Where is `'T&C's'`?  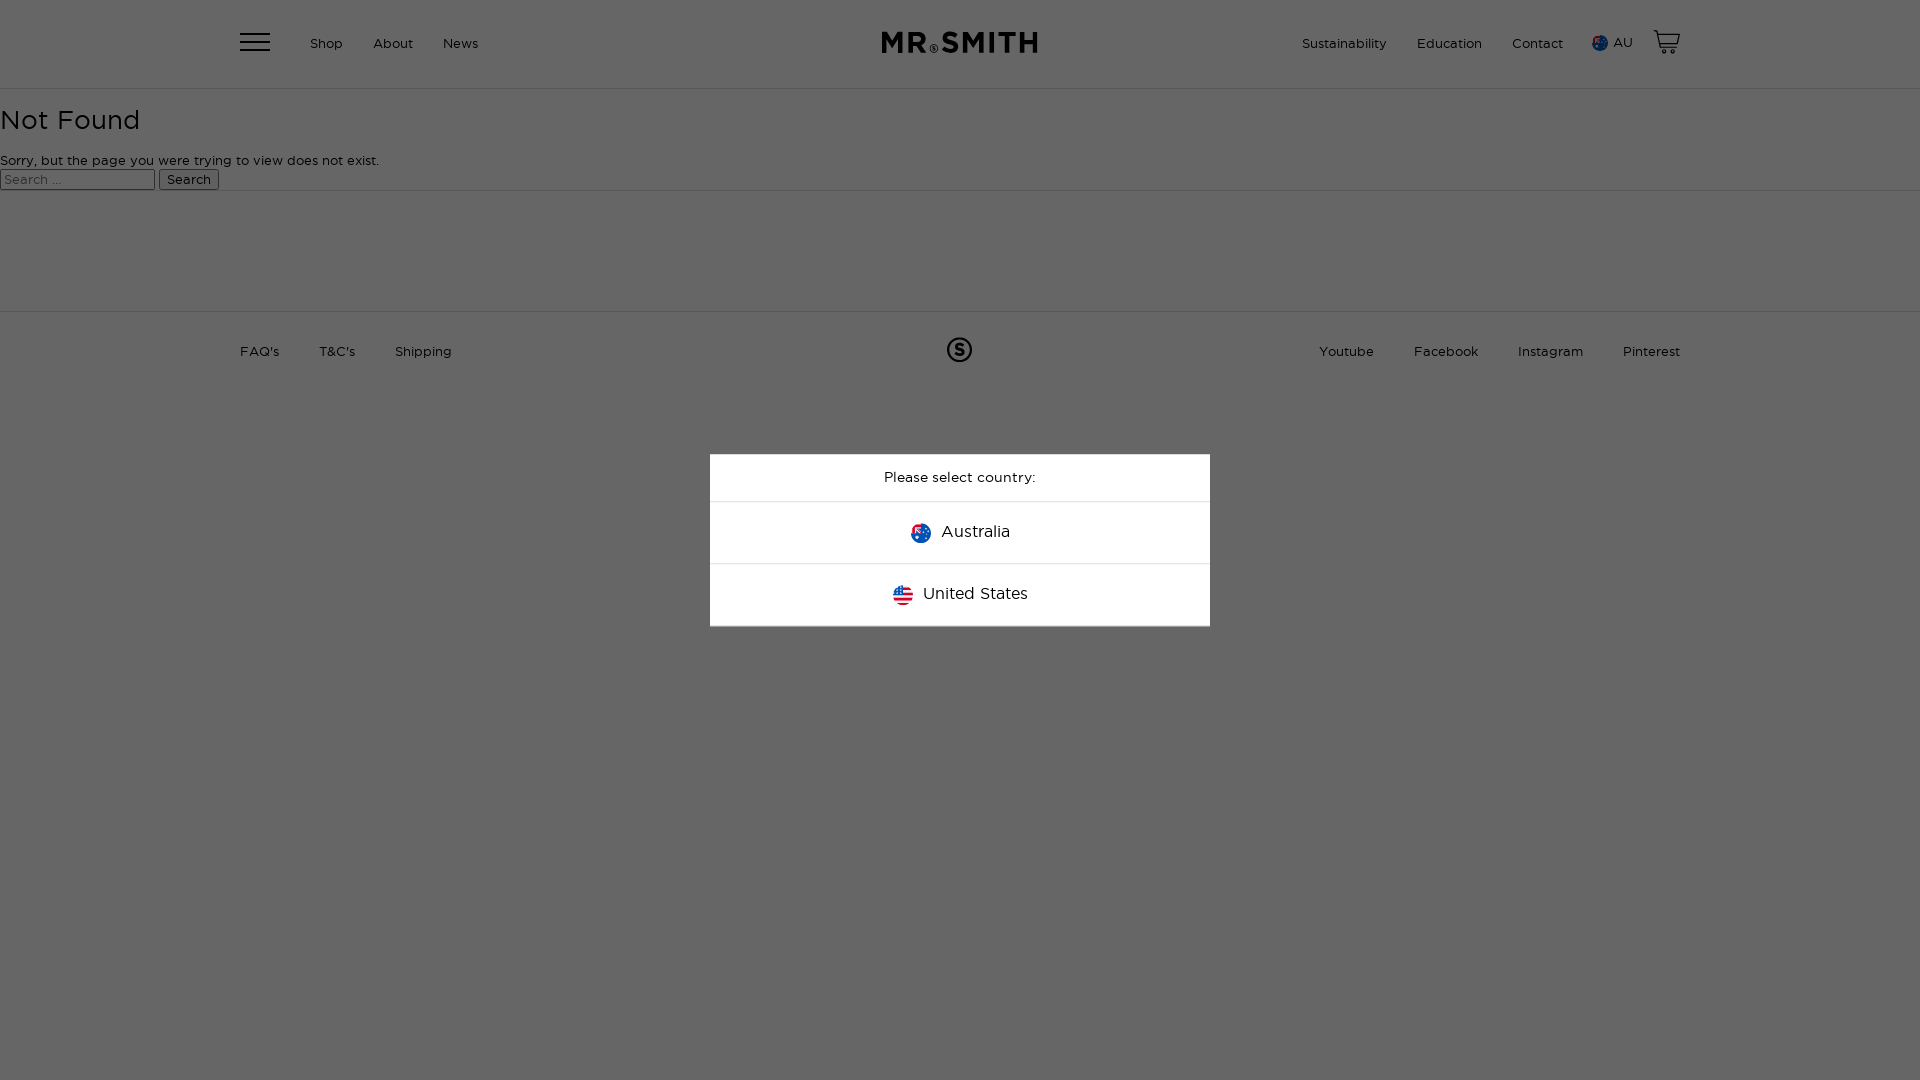 'T&C's' is located at coordinates (336, 350).